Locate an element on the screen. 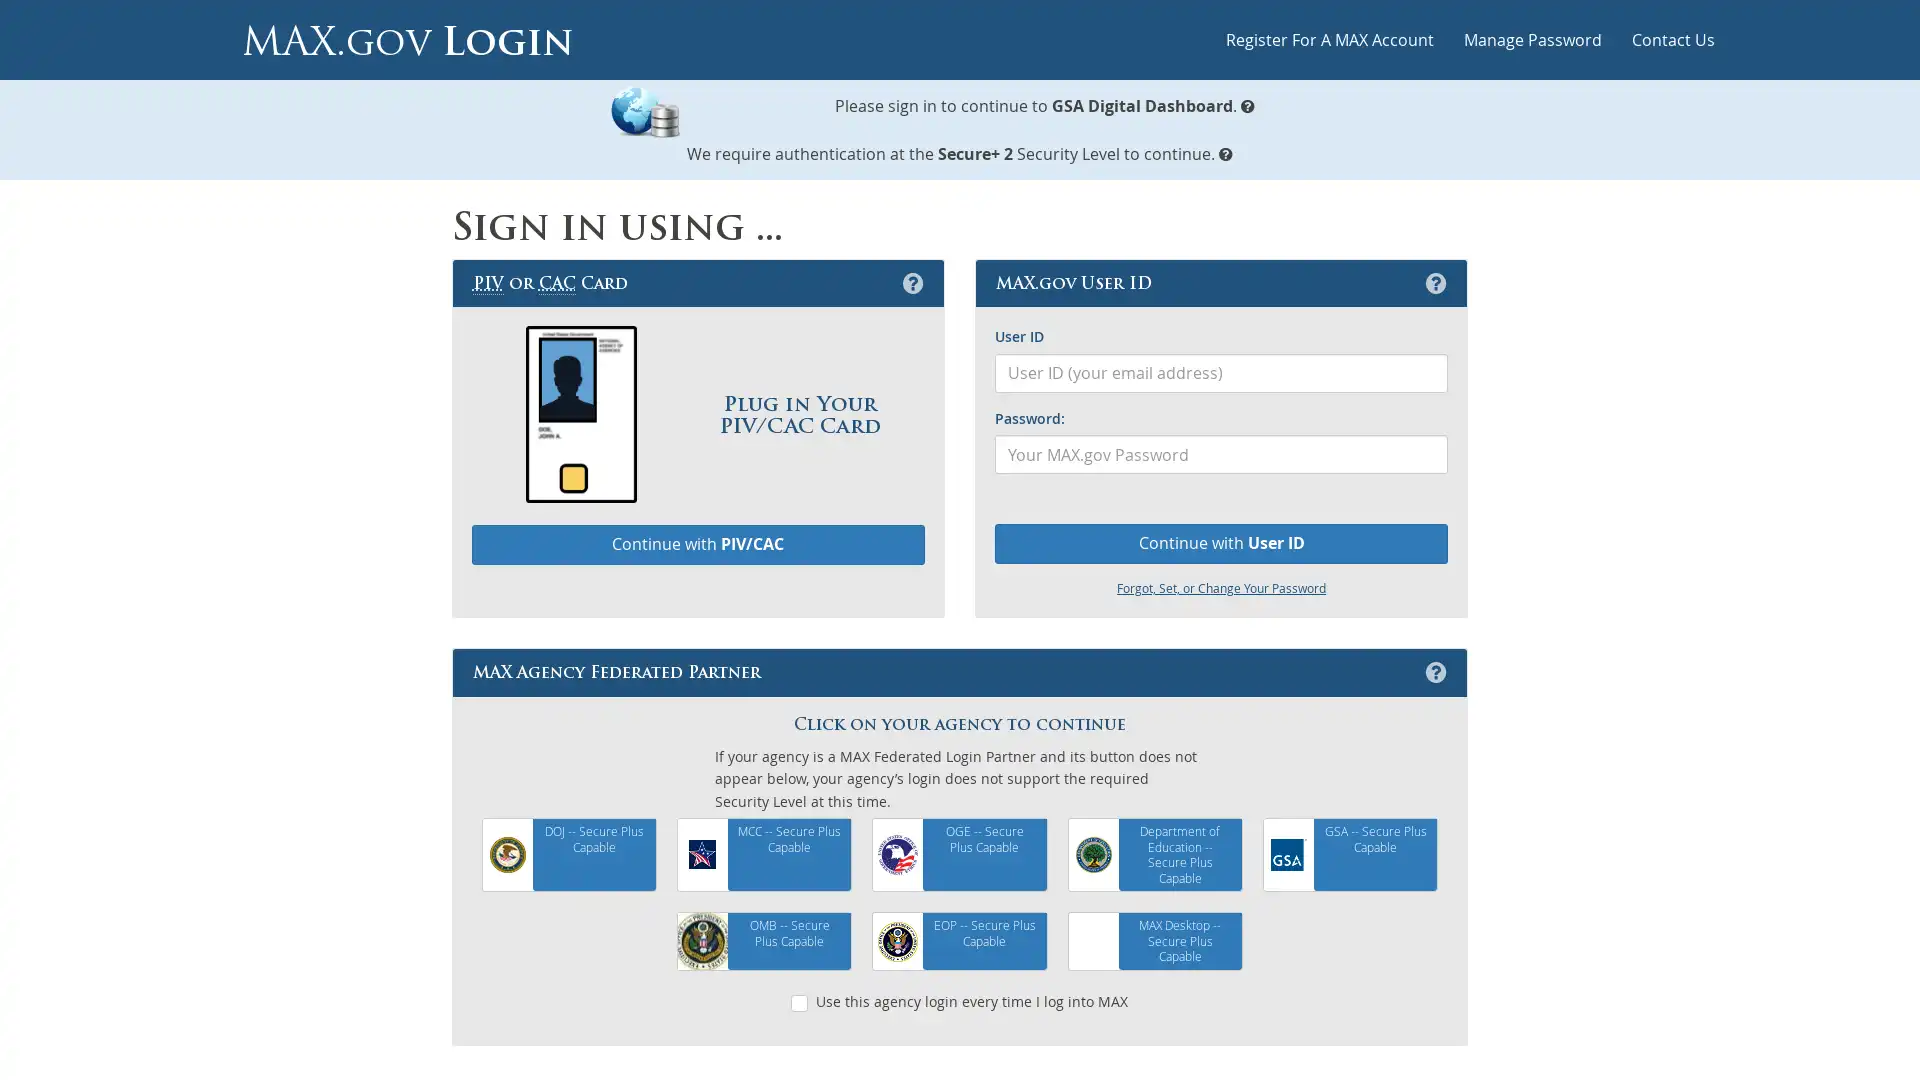 The width and height of the screenshot is (1920, 1080). MAX.gov Security Levels is located at coordinates (1224, 153).